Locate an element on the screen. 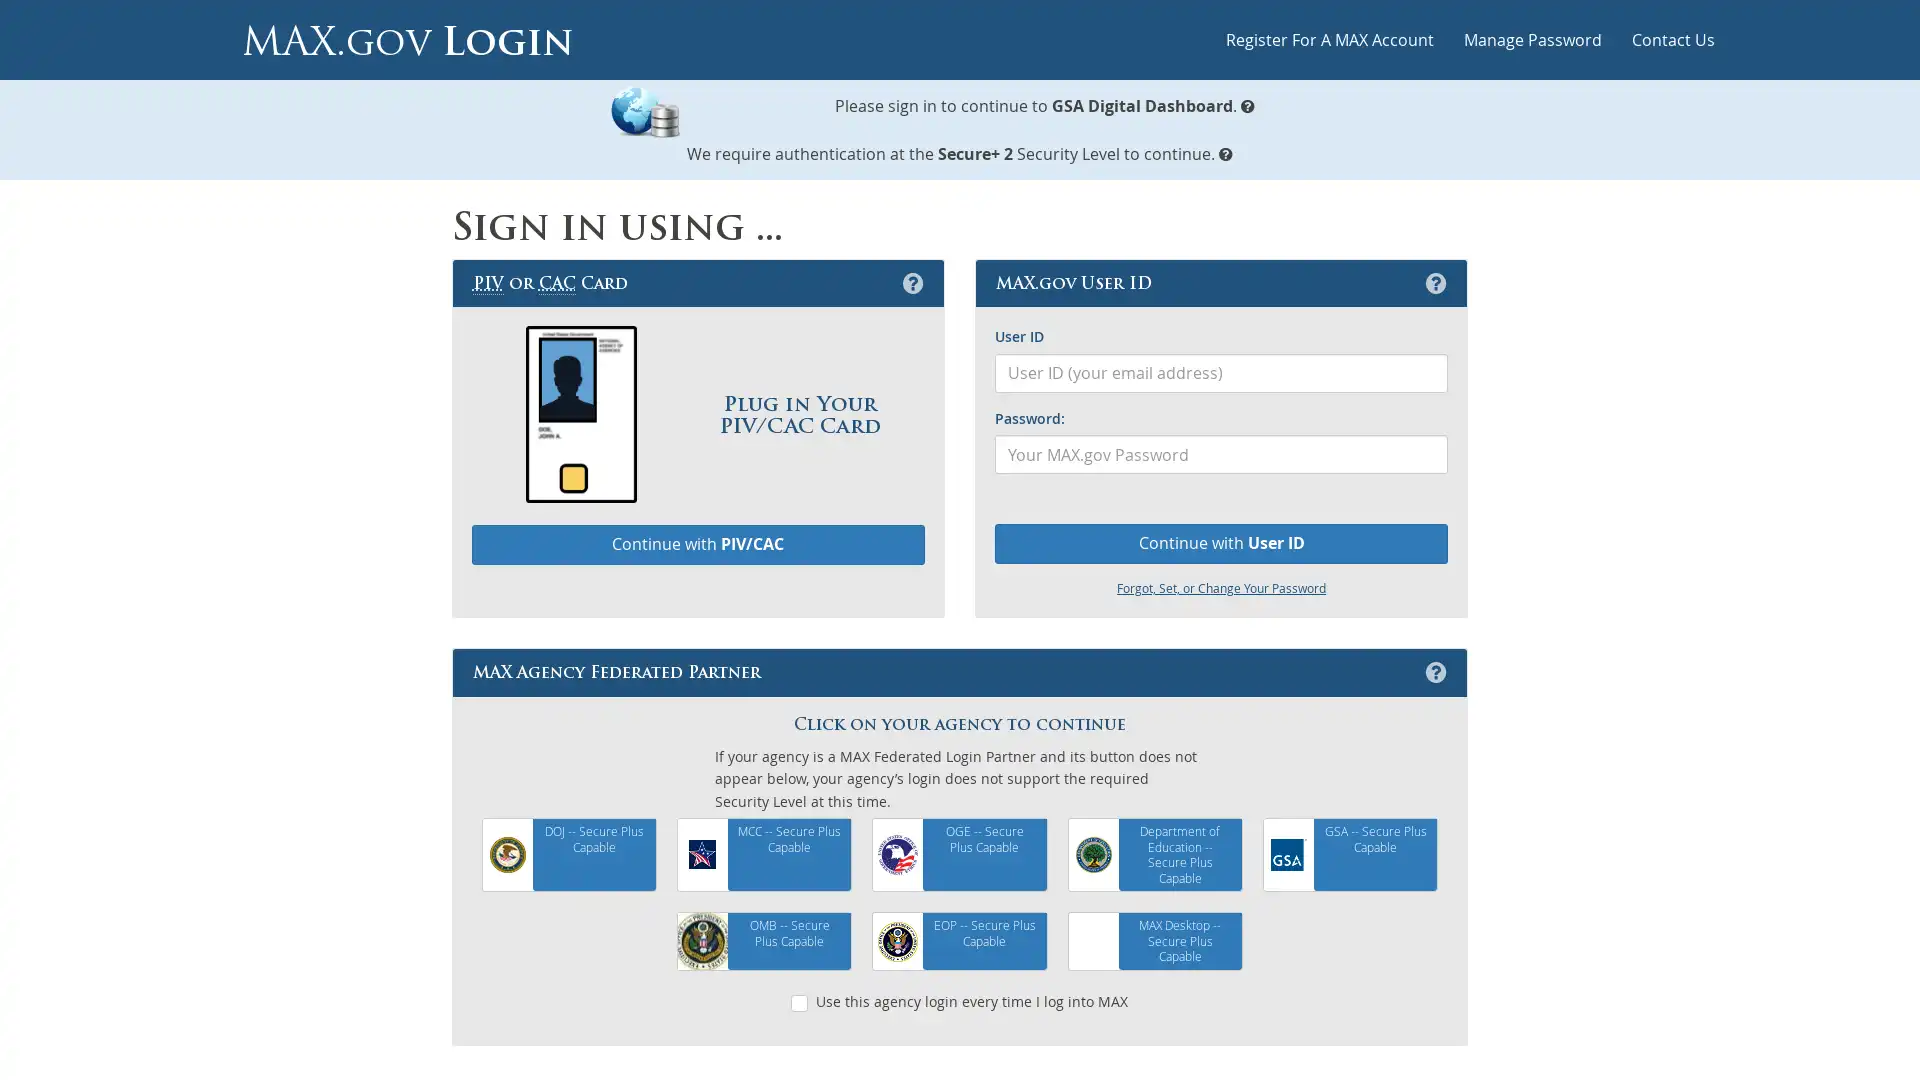 The width and height of the screenshot is (1920, 1080). MAX.gov Security Levels is located at coordinates (1224, 153).